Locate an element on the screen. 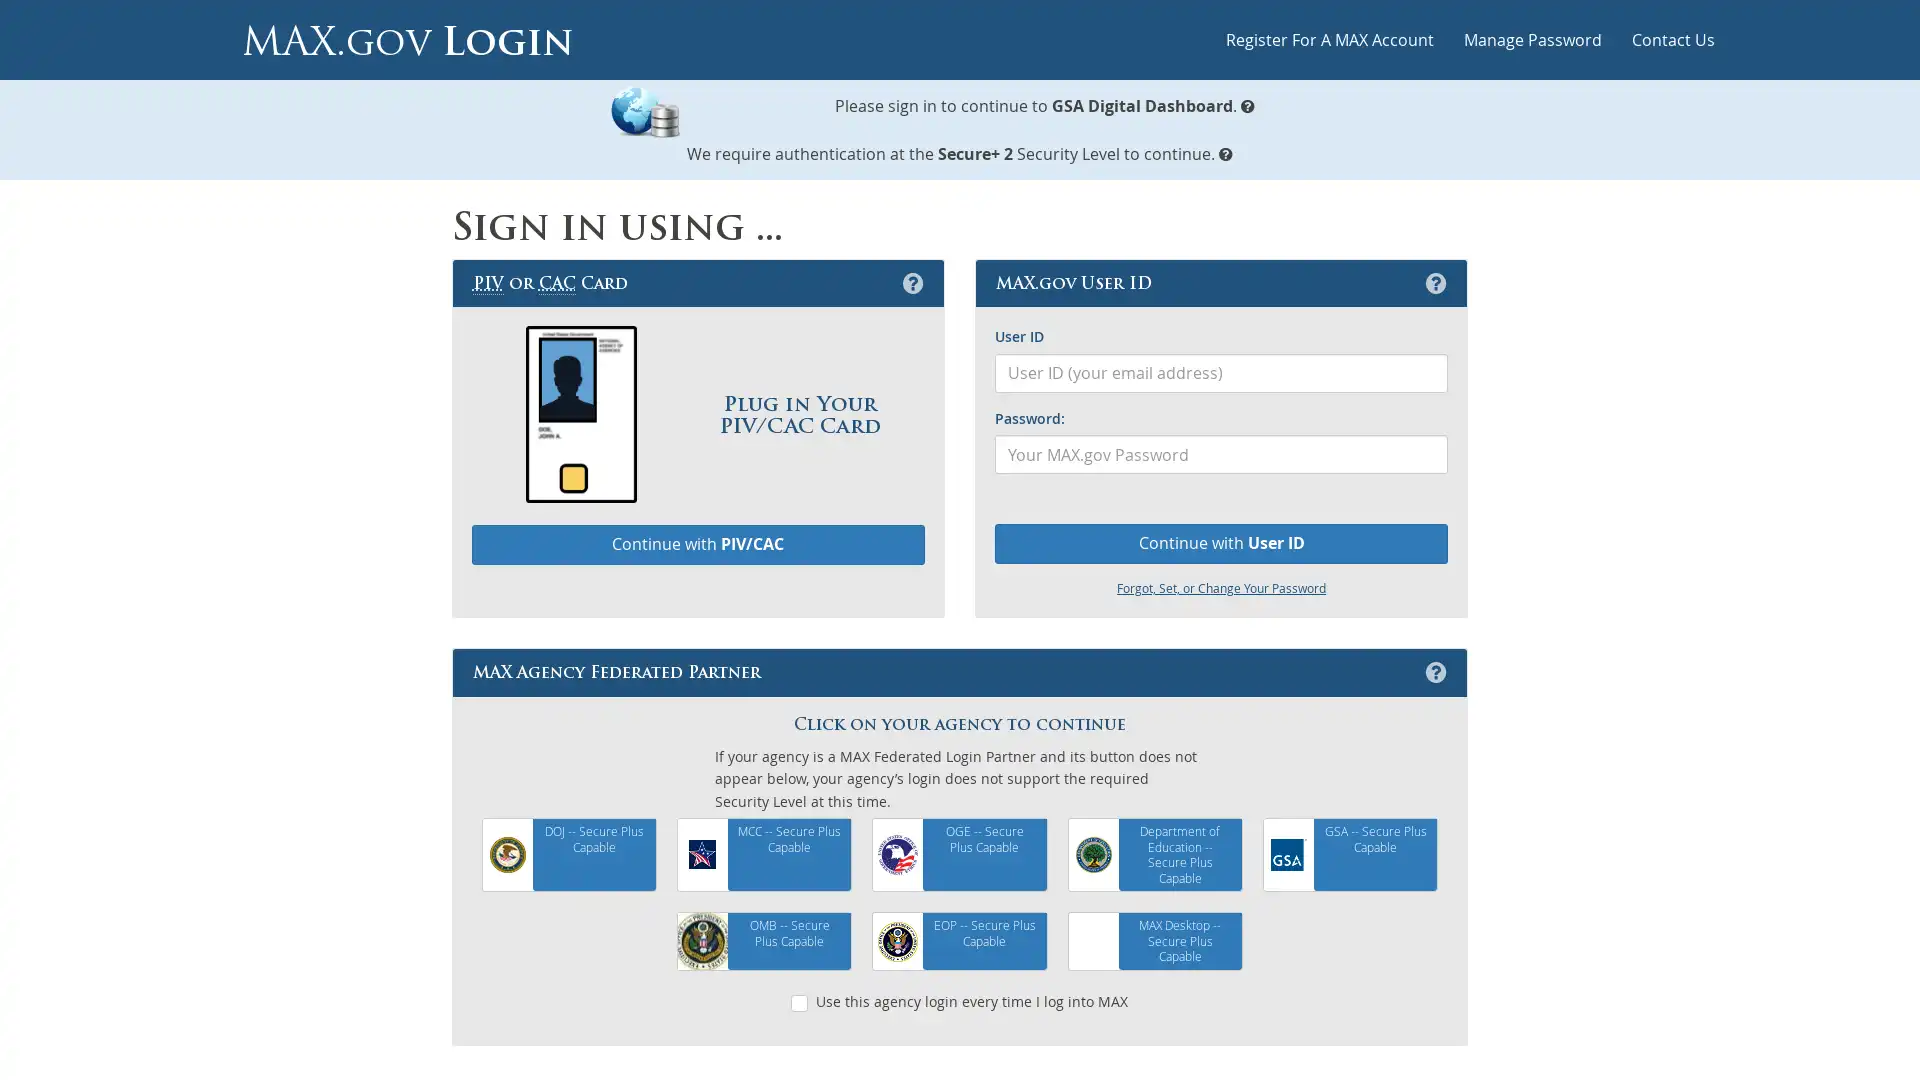 The width and height of the screenshot is (1920, 1080). MAX.gov Security Levels is located at coordinates (1224, 153).